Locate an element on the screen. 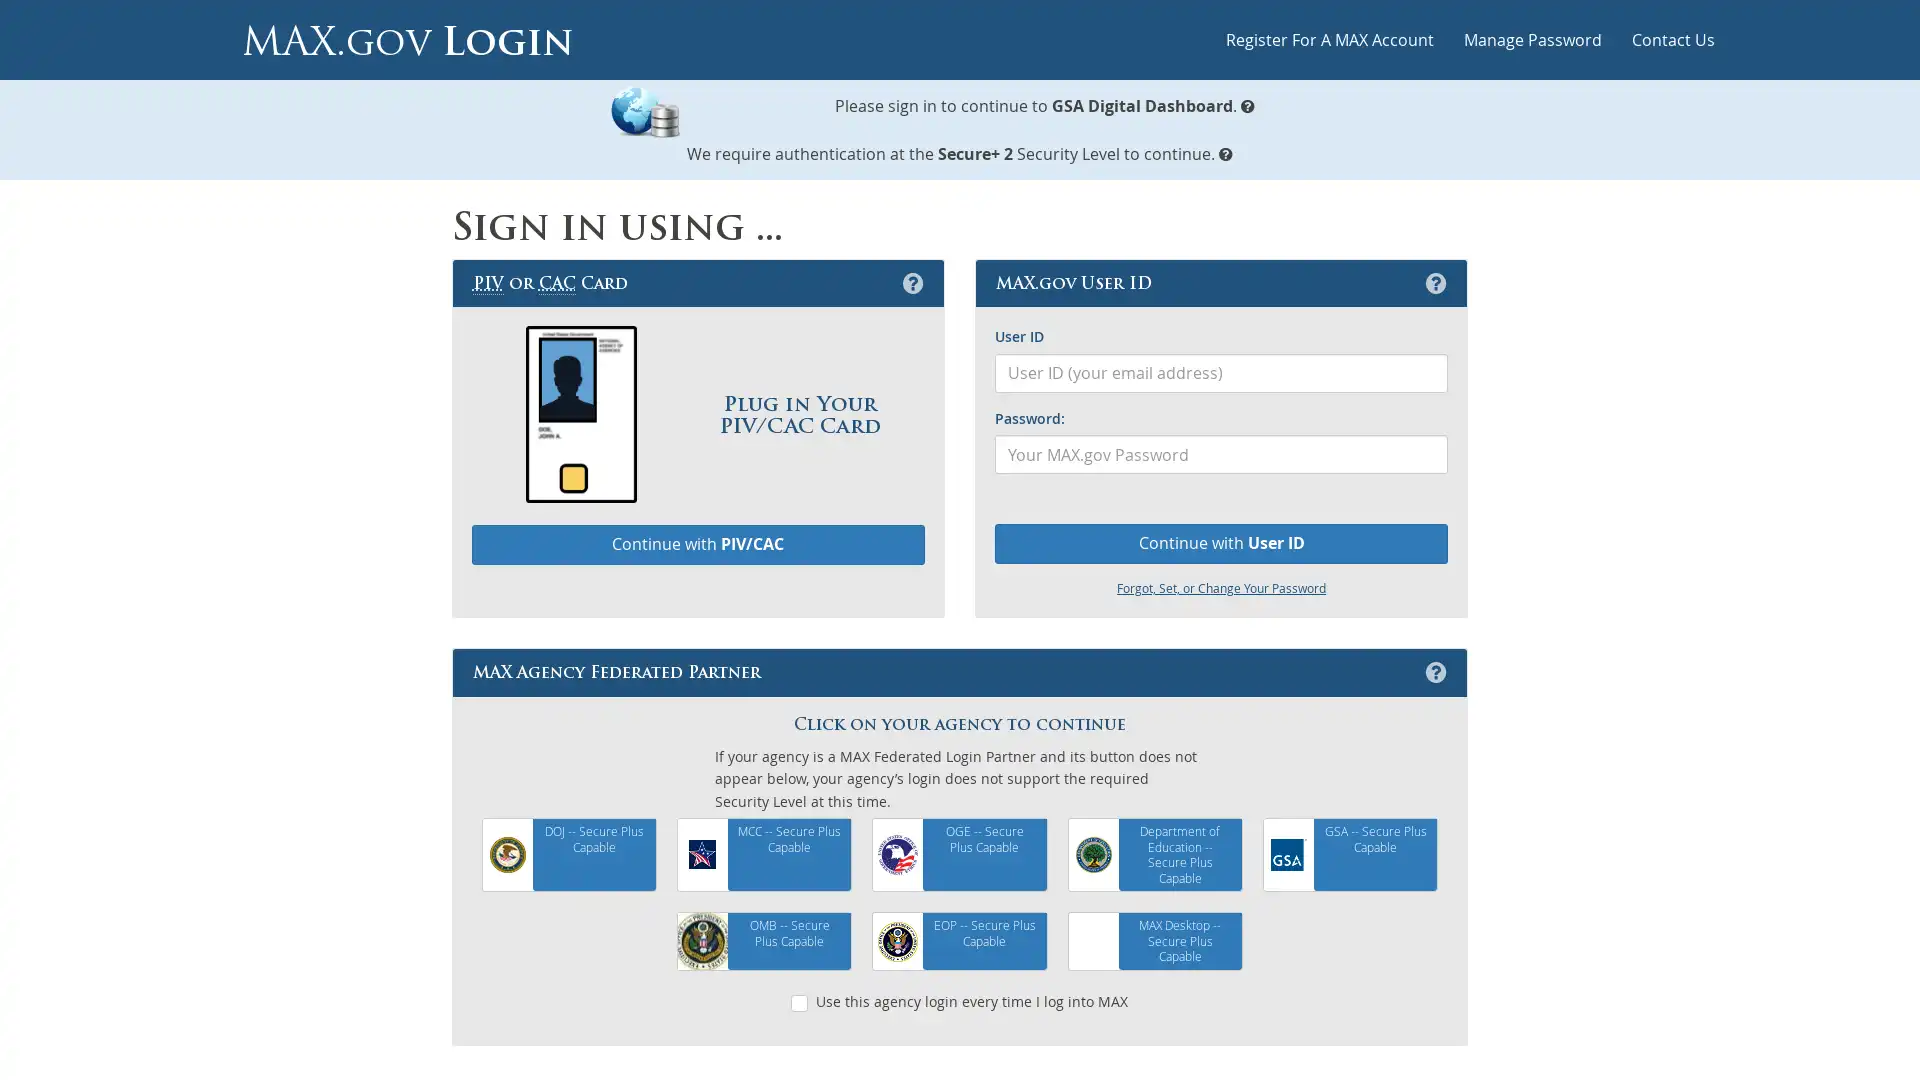 The width and height of the screenshot is (1920, 1080). MAX.gov Security Levels is located at coordinates (1224, 153).